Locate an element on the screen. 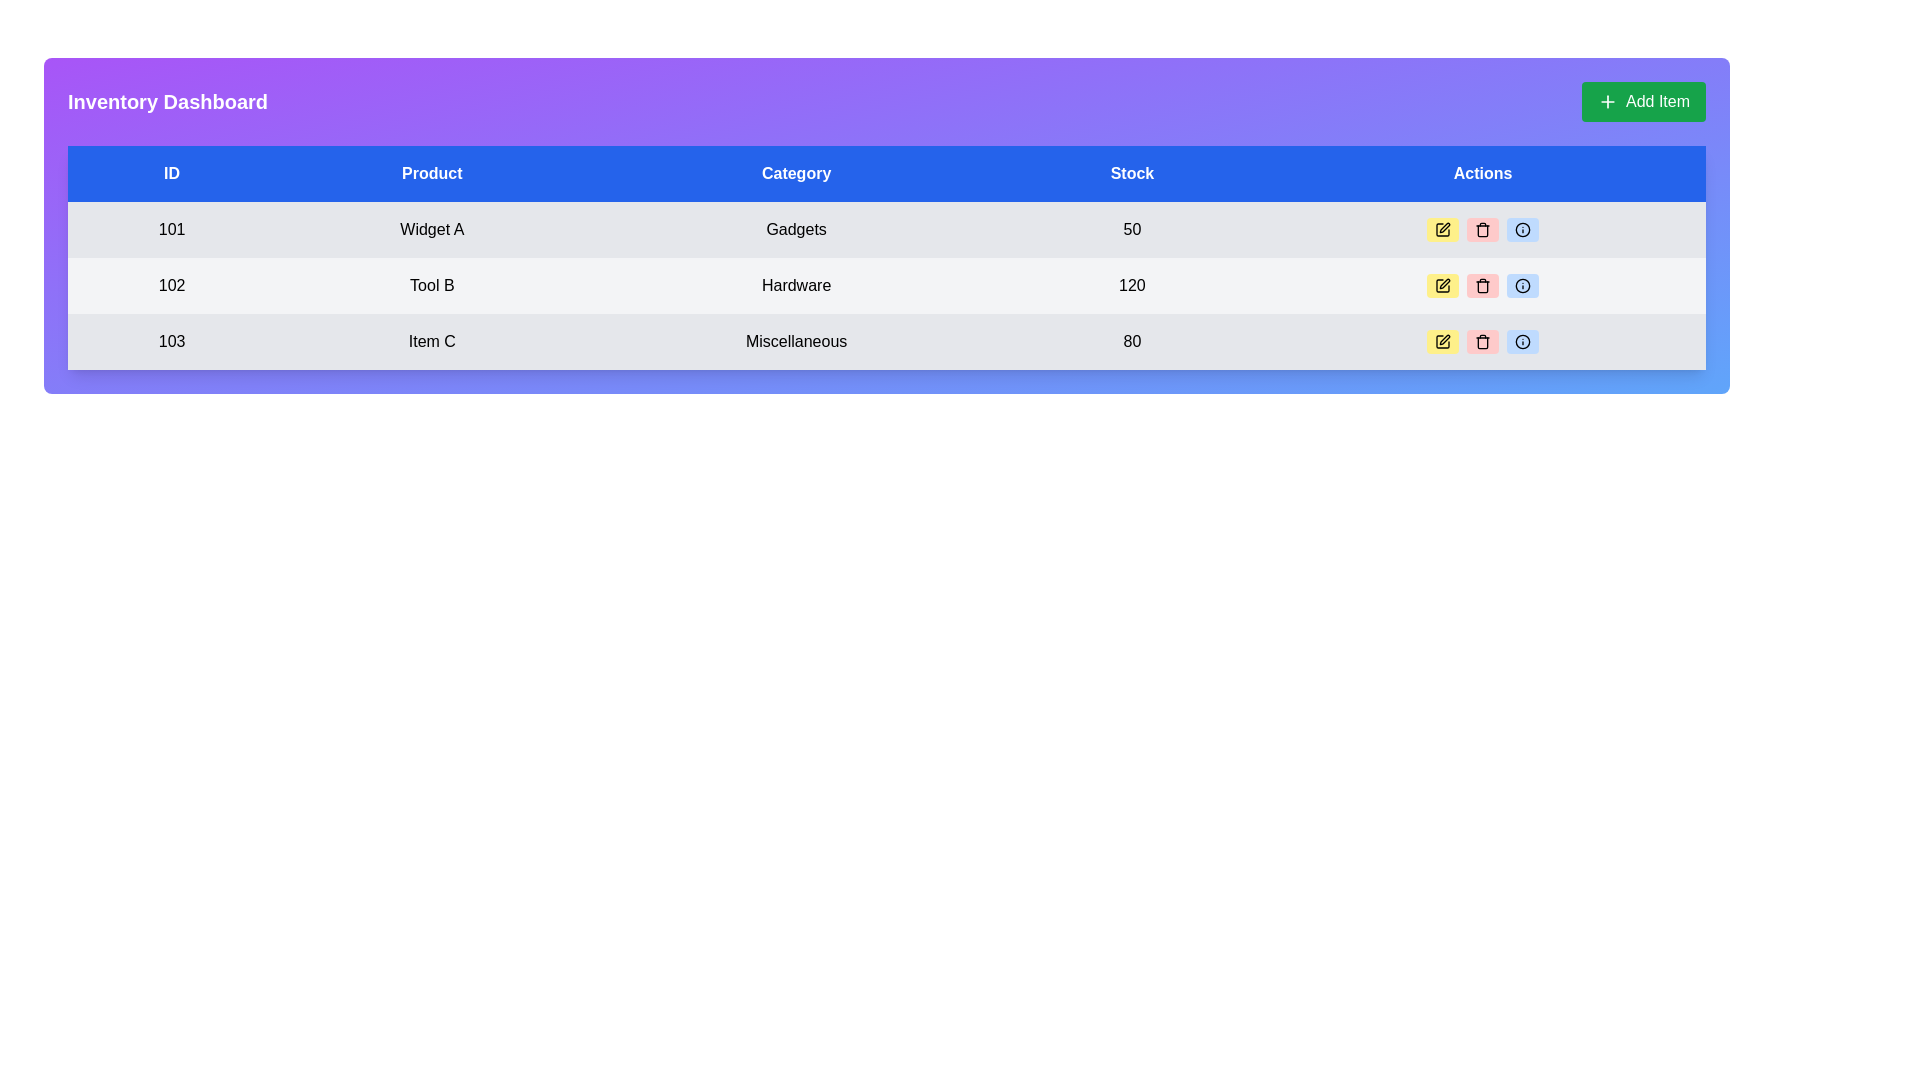 The width and height of the screenshot is (1920, 1080). the Information icon located in the 'Actions' column of the table, specifically the third icon in the last data row ('Item C') is located at coordinates (1521, 341).